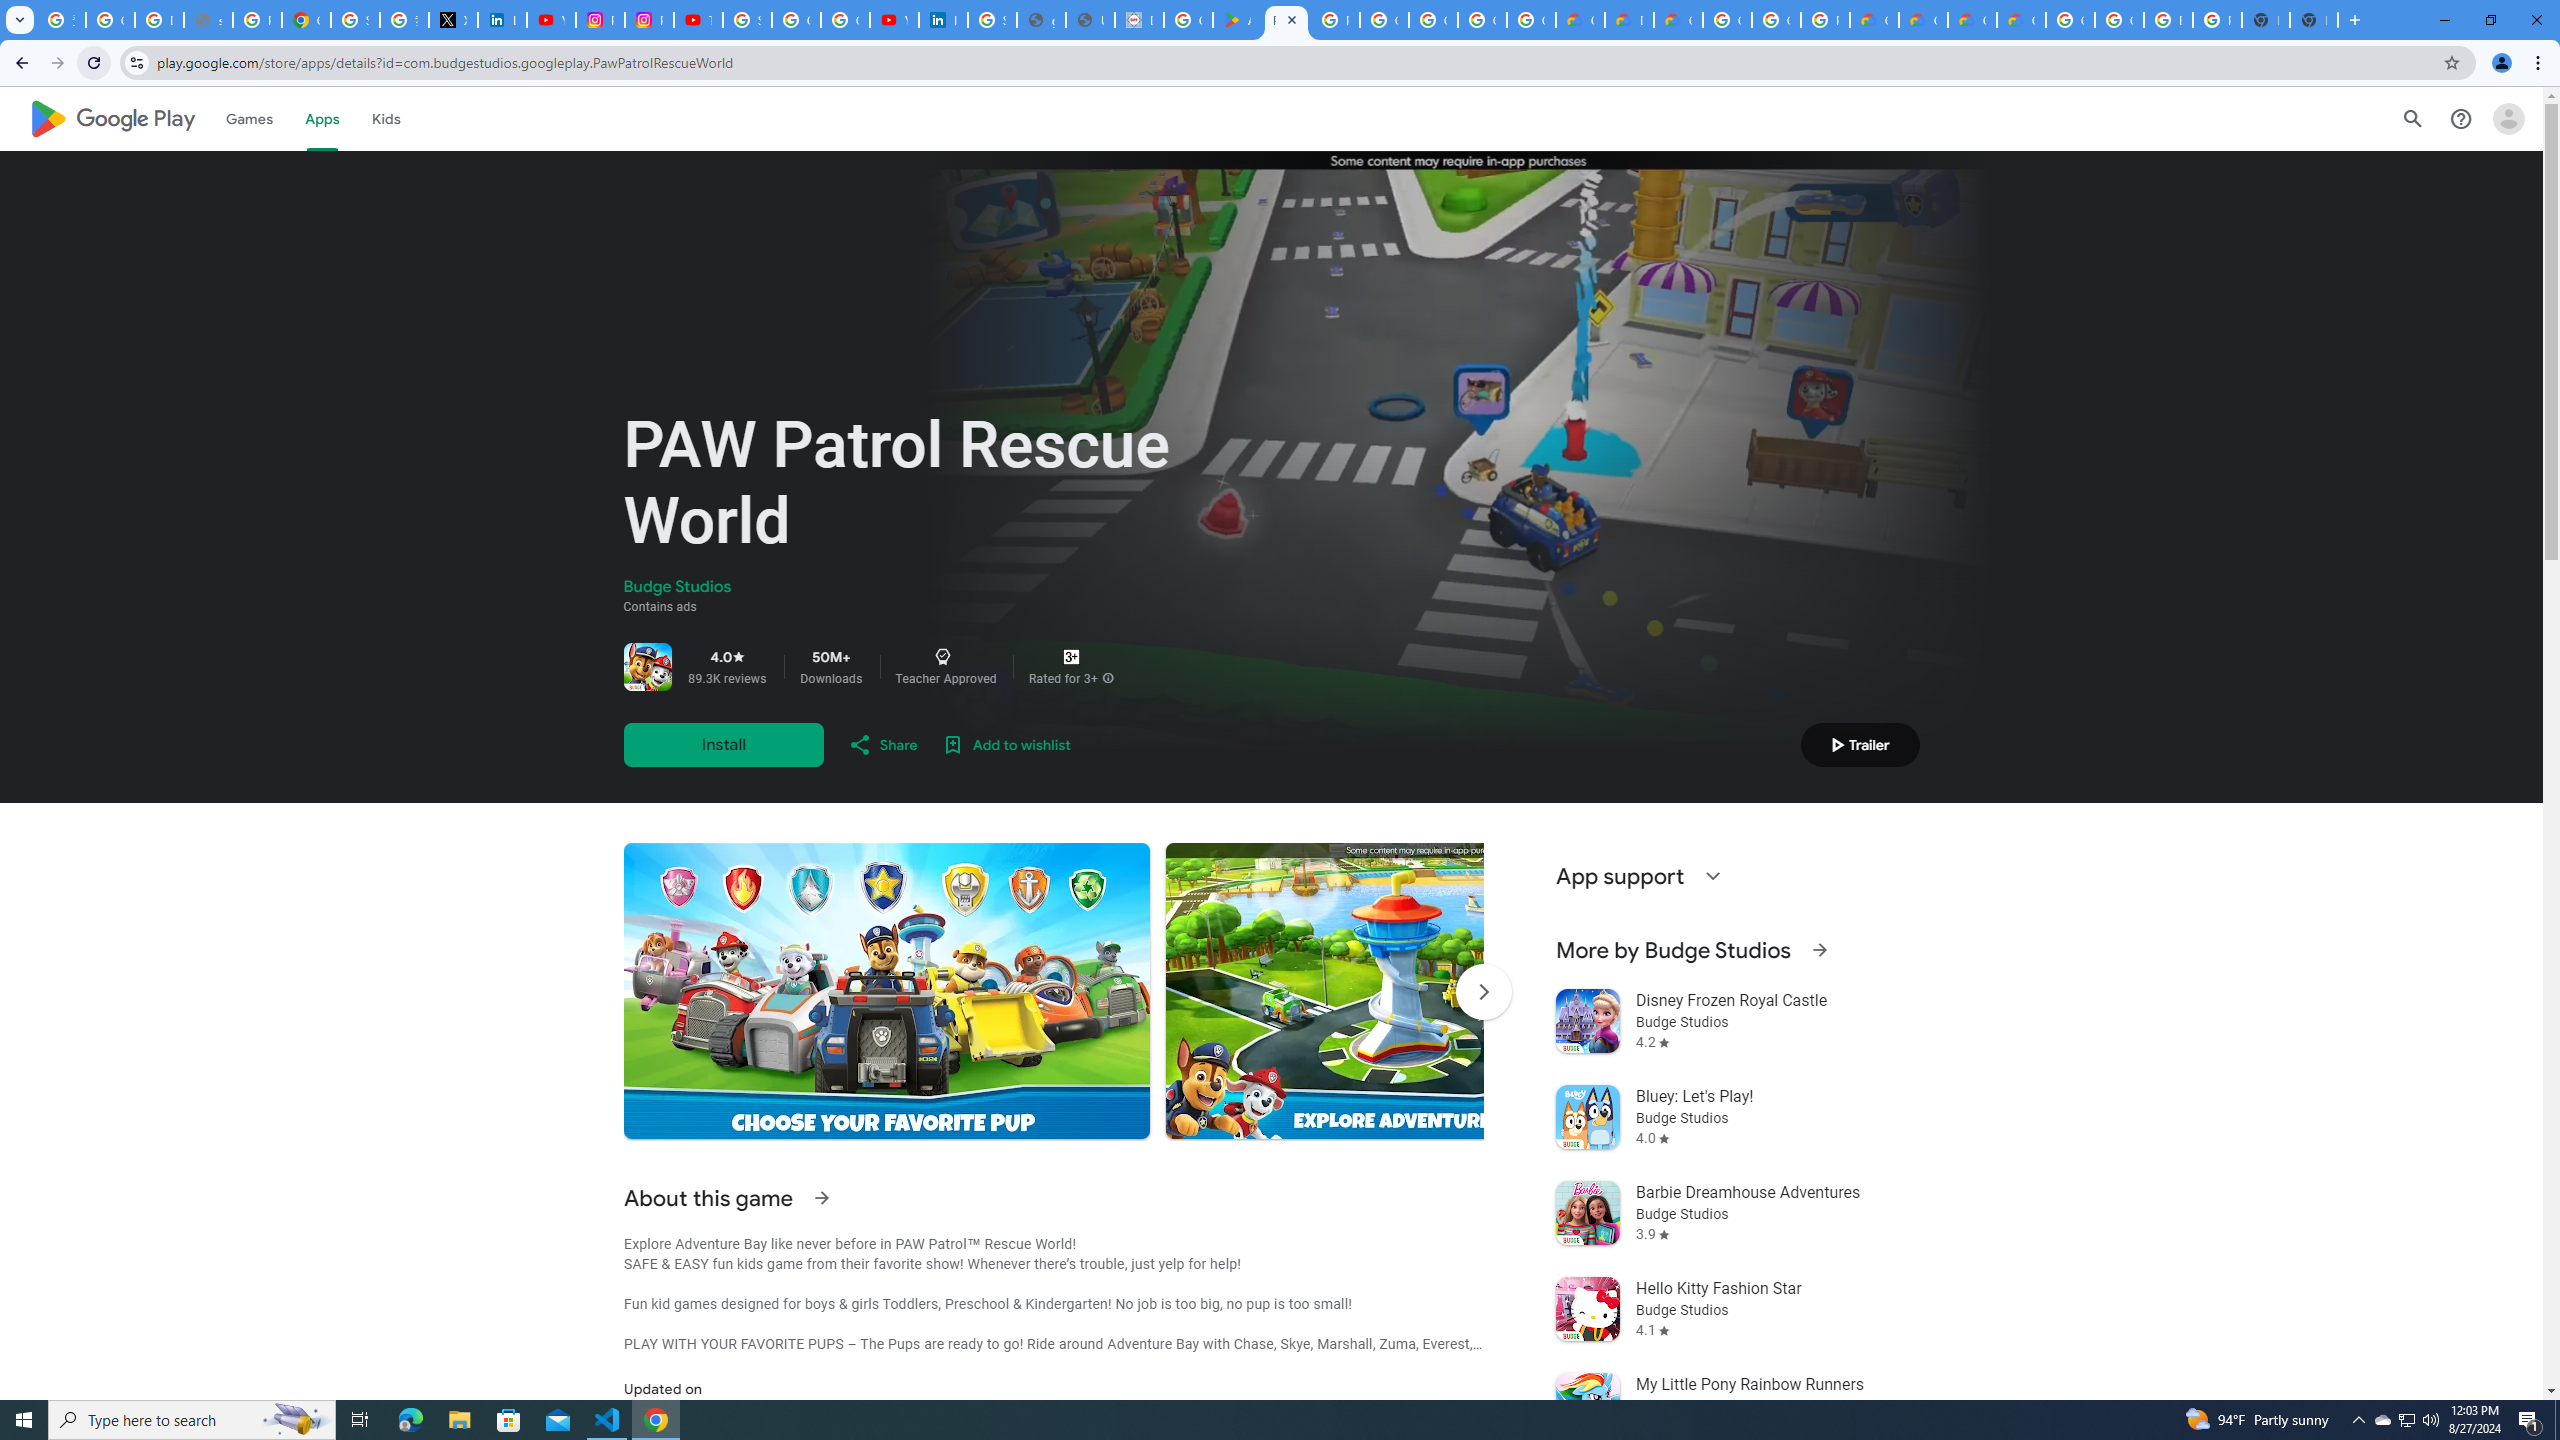 This screenshot has width=2560, height=1440. Describe the element at coordinates (1872, 19) in the screenshot. I see `'Customer Care | Google Cloud'` at that location.